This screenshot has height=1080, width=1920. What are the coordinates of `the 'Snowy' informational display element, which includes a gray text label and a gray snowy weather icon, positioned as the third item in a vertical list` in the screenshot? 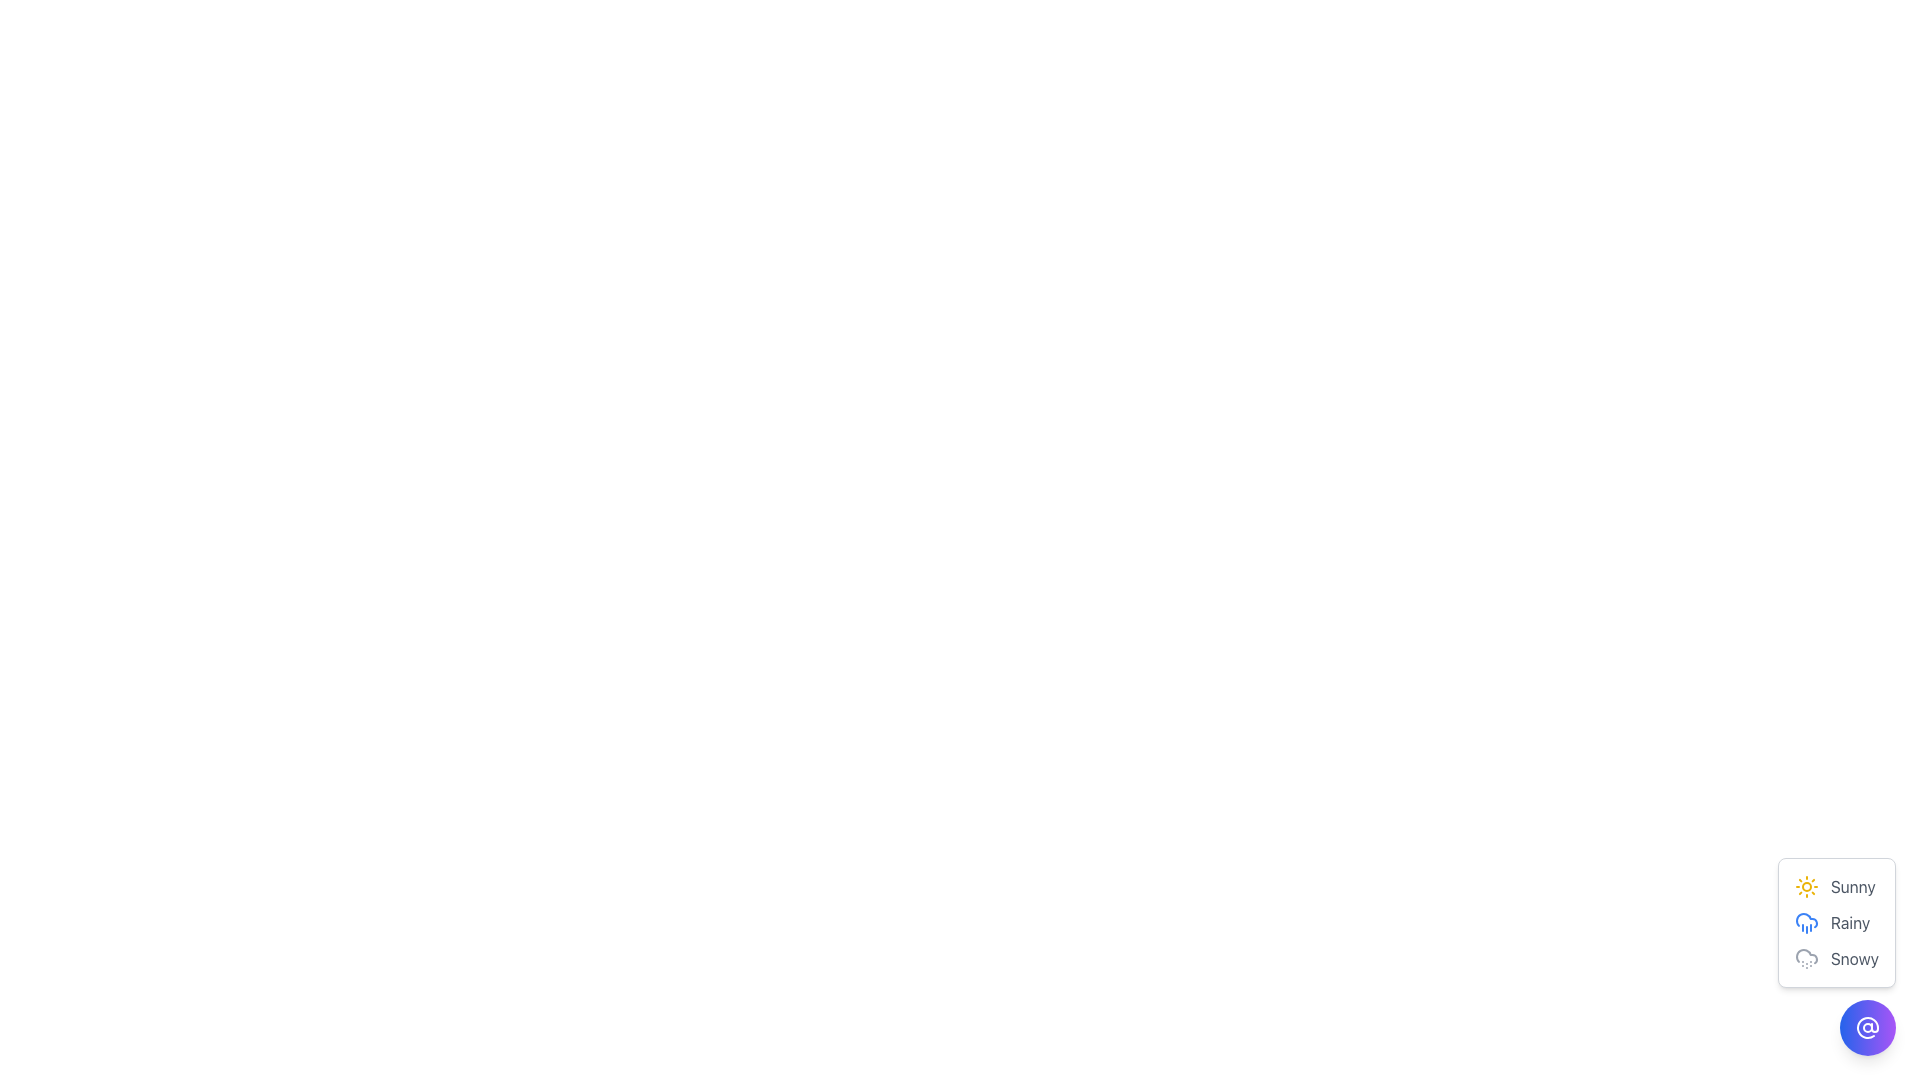 It's located at (1836, 958).